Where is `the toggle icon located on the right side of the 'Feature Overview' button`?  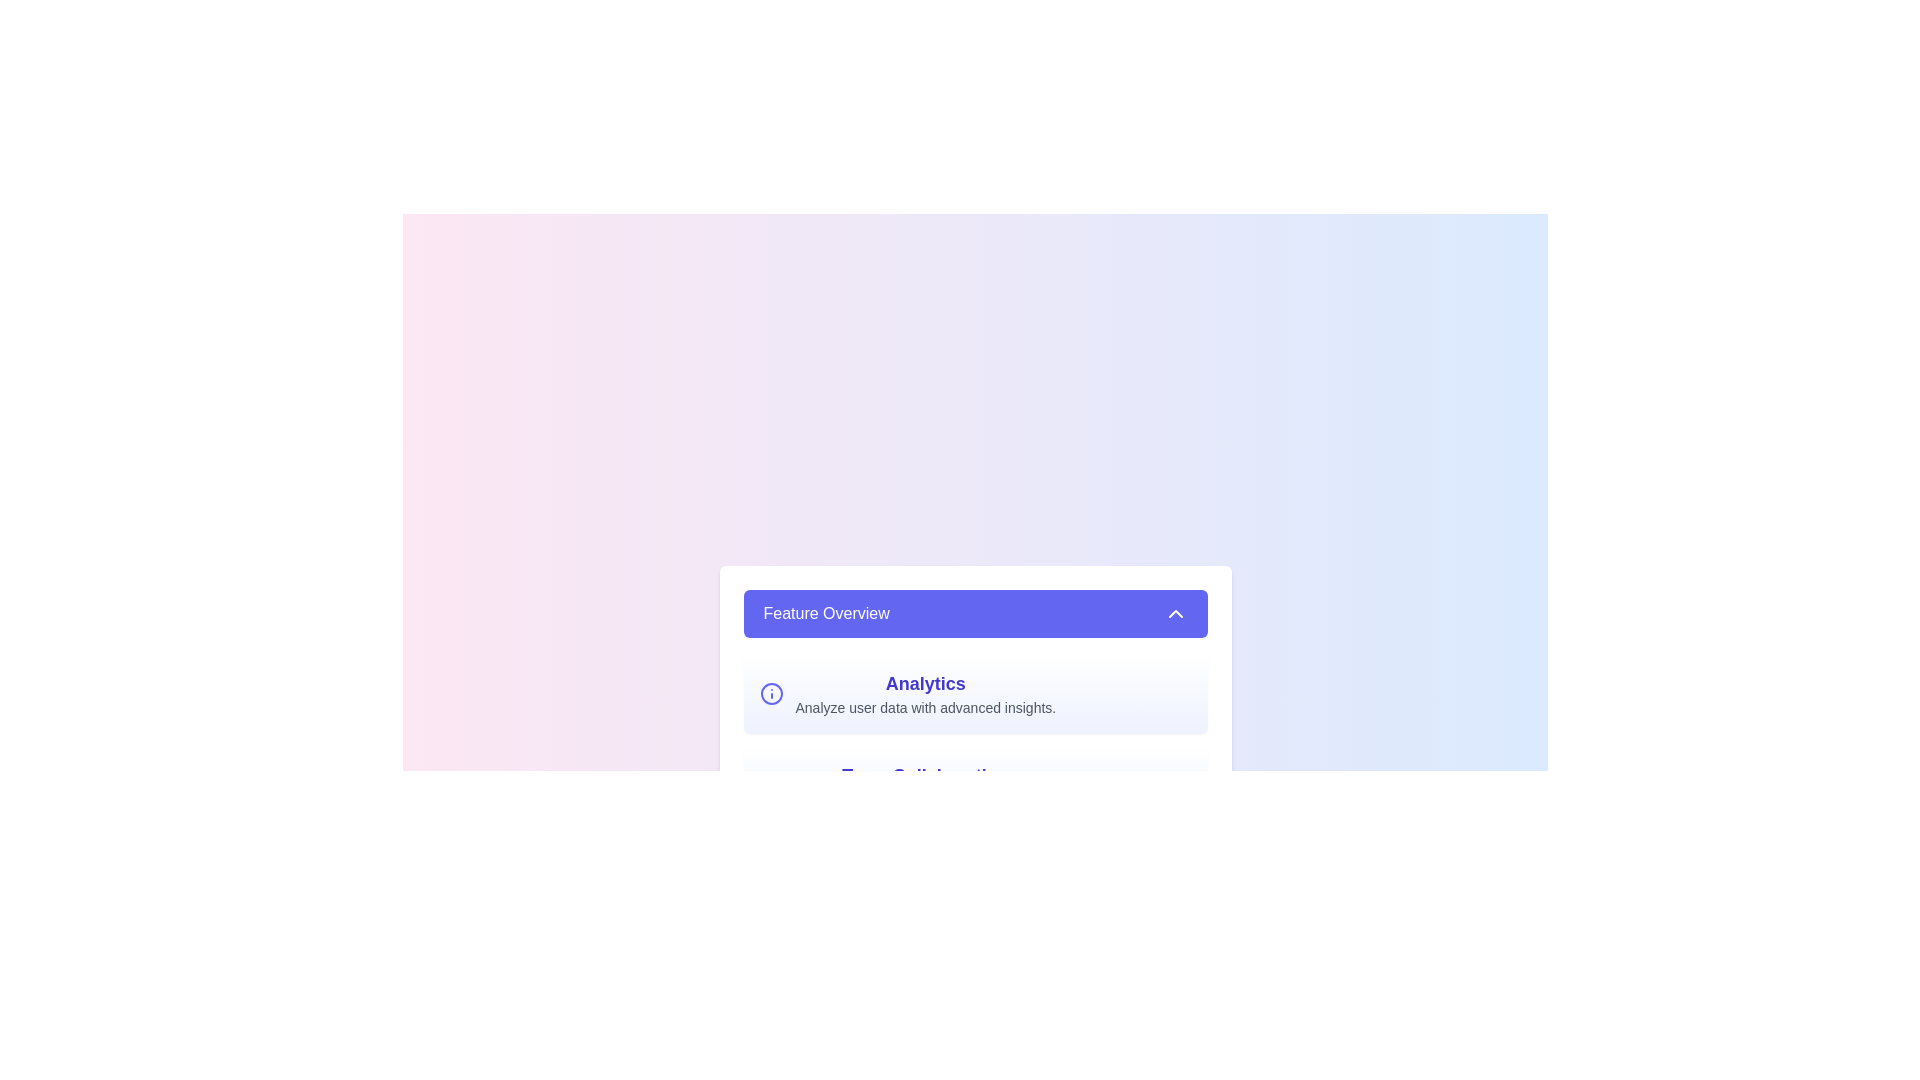 the toggle icon located on the right side of the 'Feature Overview' button is located at coordinates (1175, 612).